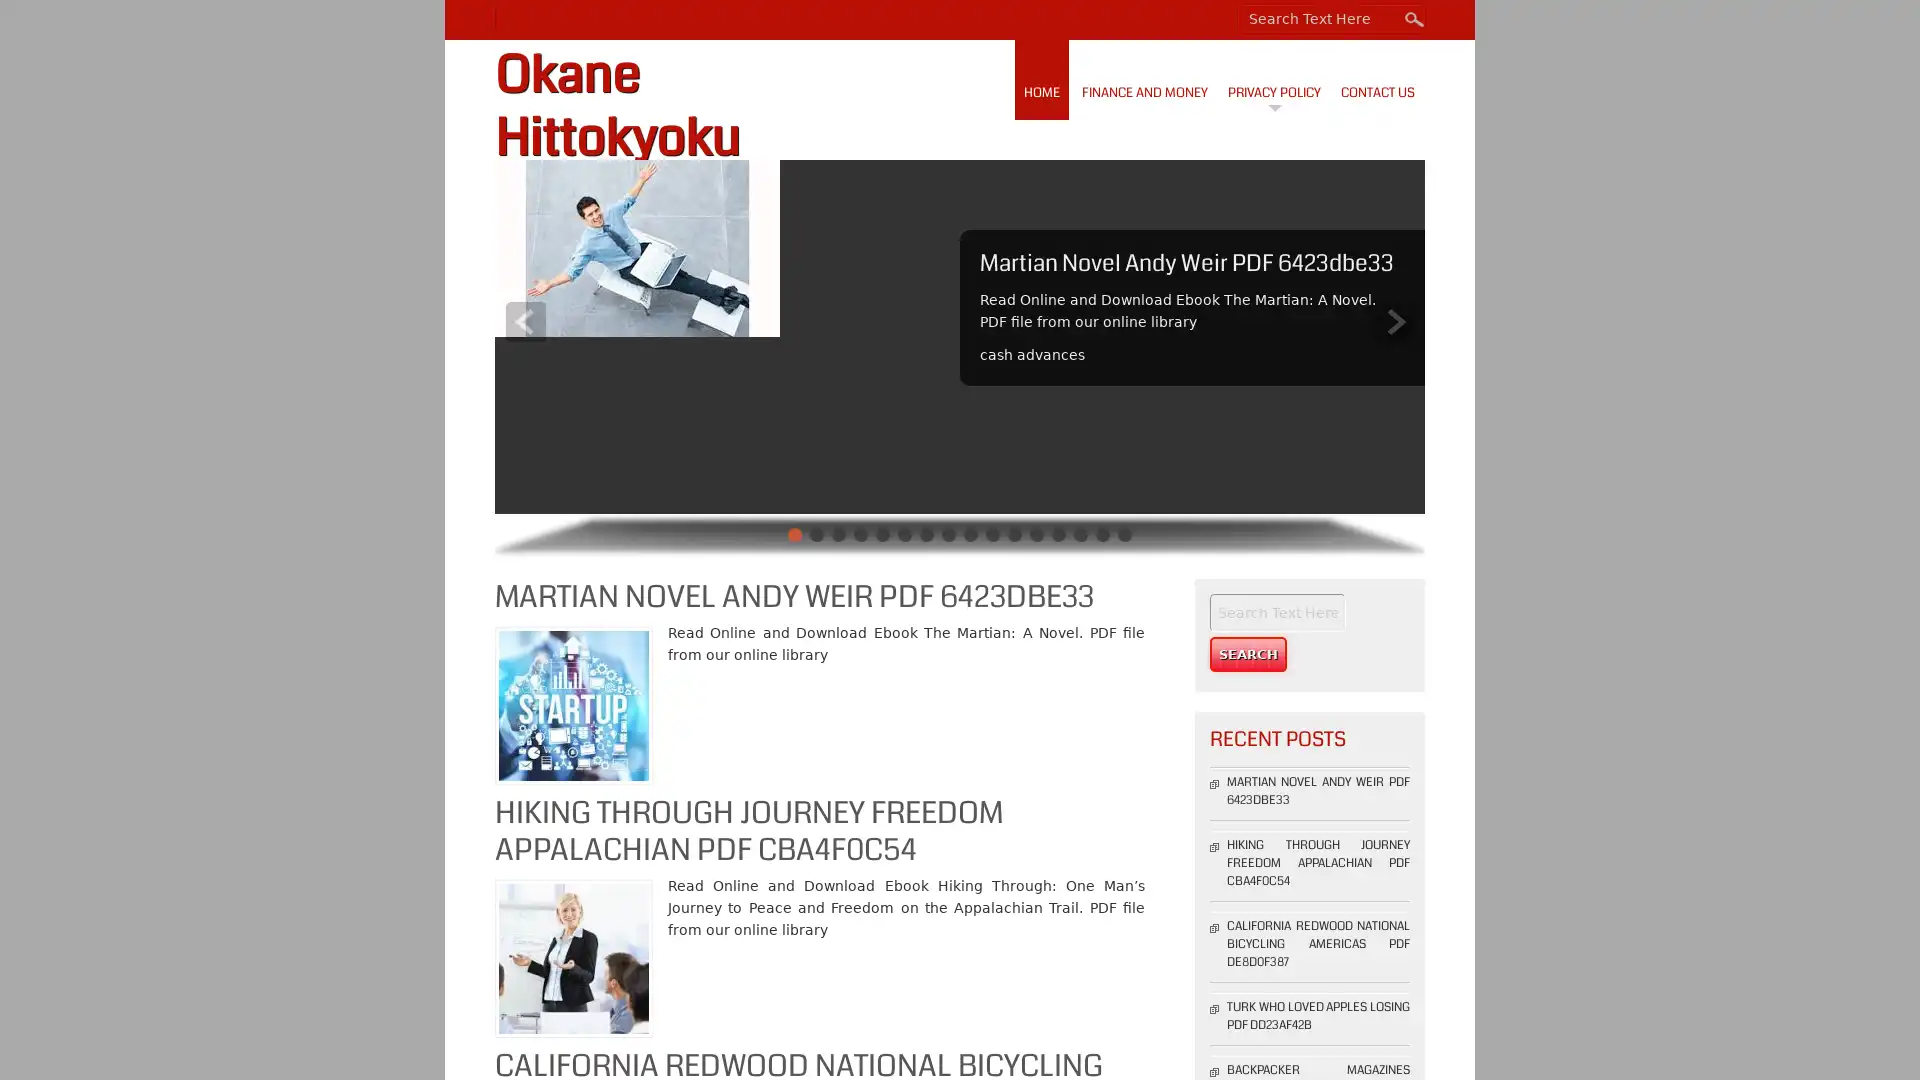 The image size is (1920, 1080). Describe the element at coordinates (1247, 654) in the screenshot. I see `Search` at that location.